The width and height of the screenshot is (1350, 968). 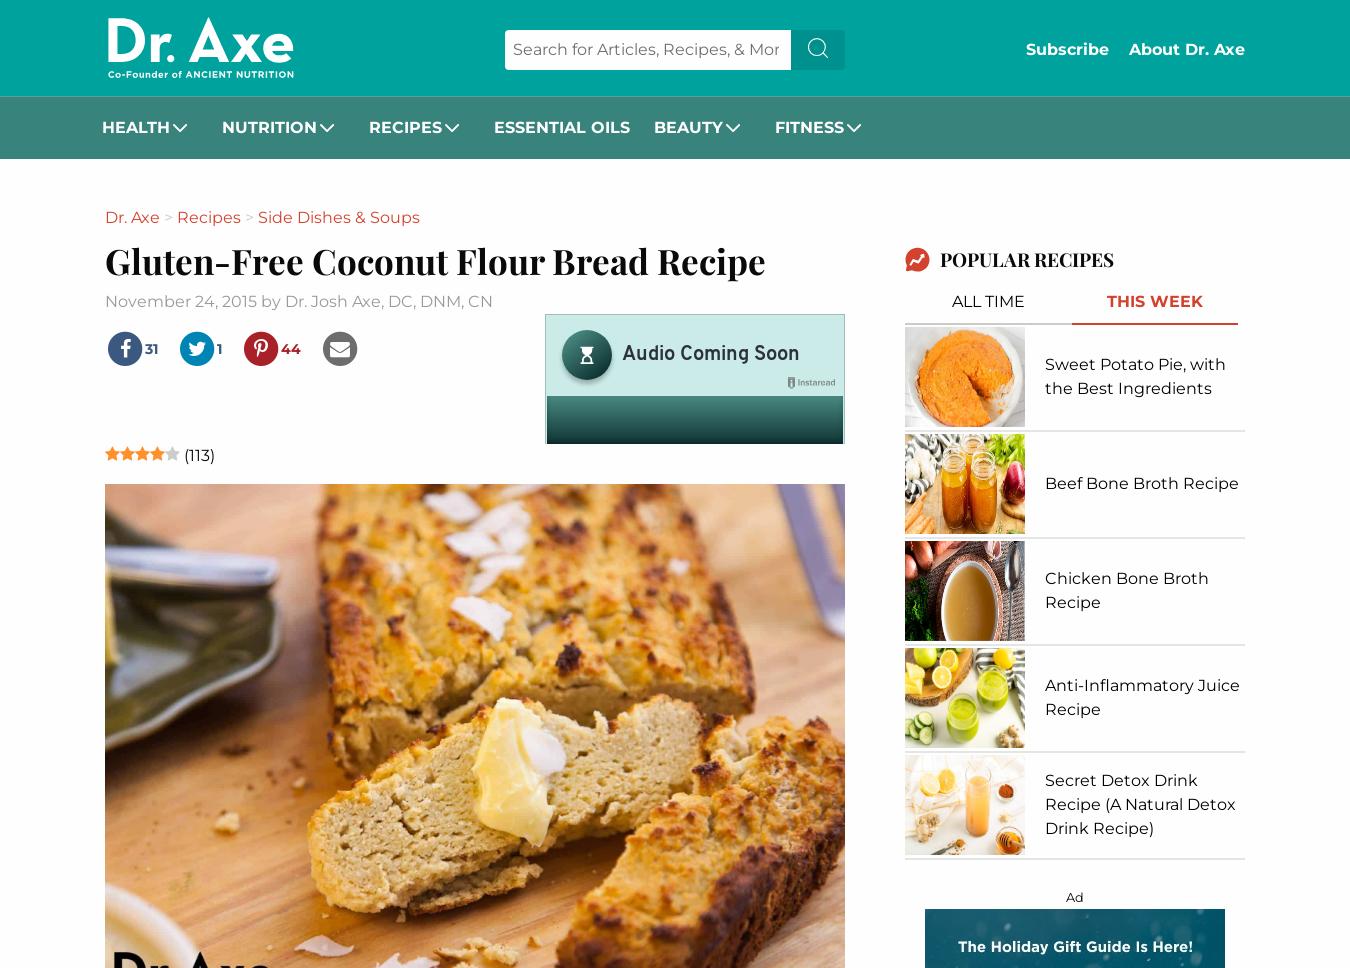 I want to click on '31', so click(x=153, y=348).